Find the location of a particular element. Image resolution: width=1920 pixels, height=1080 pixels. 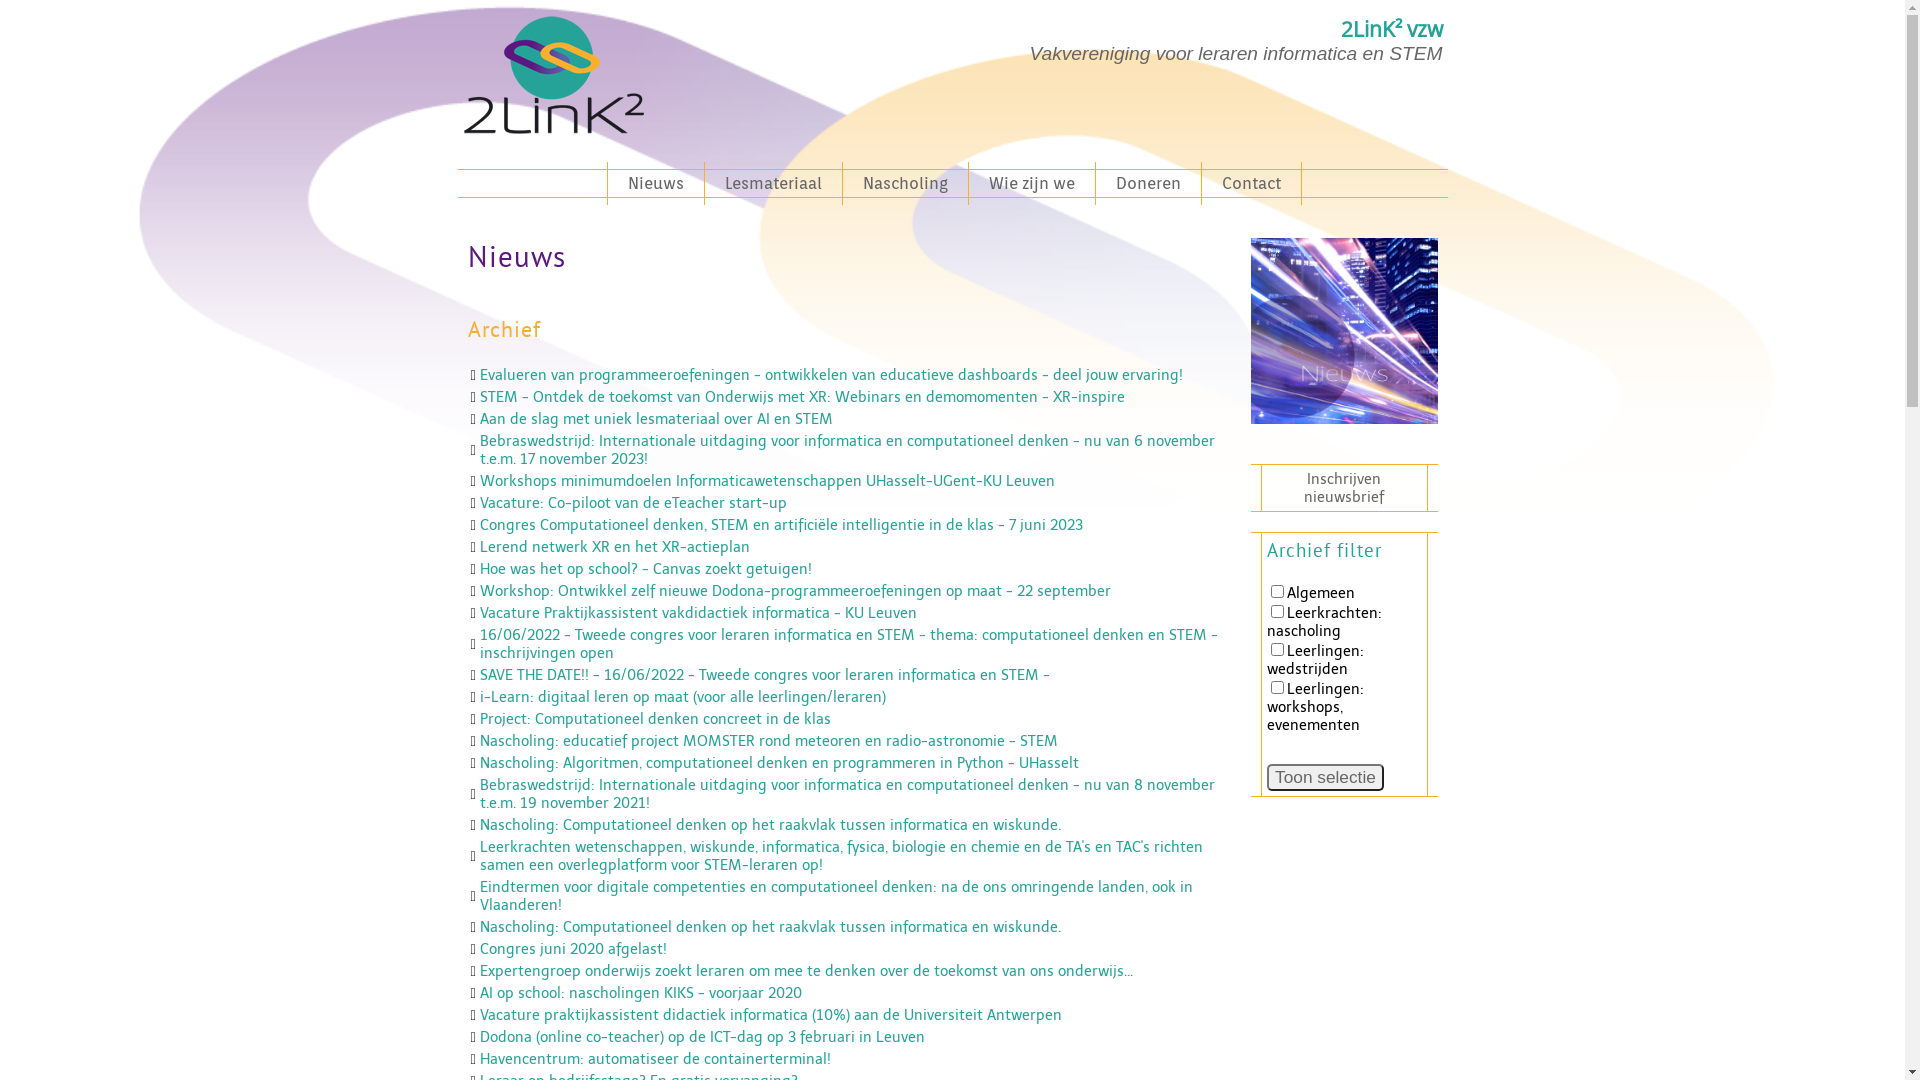

'Nieuws' is located at coordinates (655, 183).